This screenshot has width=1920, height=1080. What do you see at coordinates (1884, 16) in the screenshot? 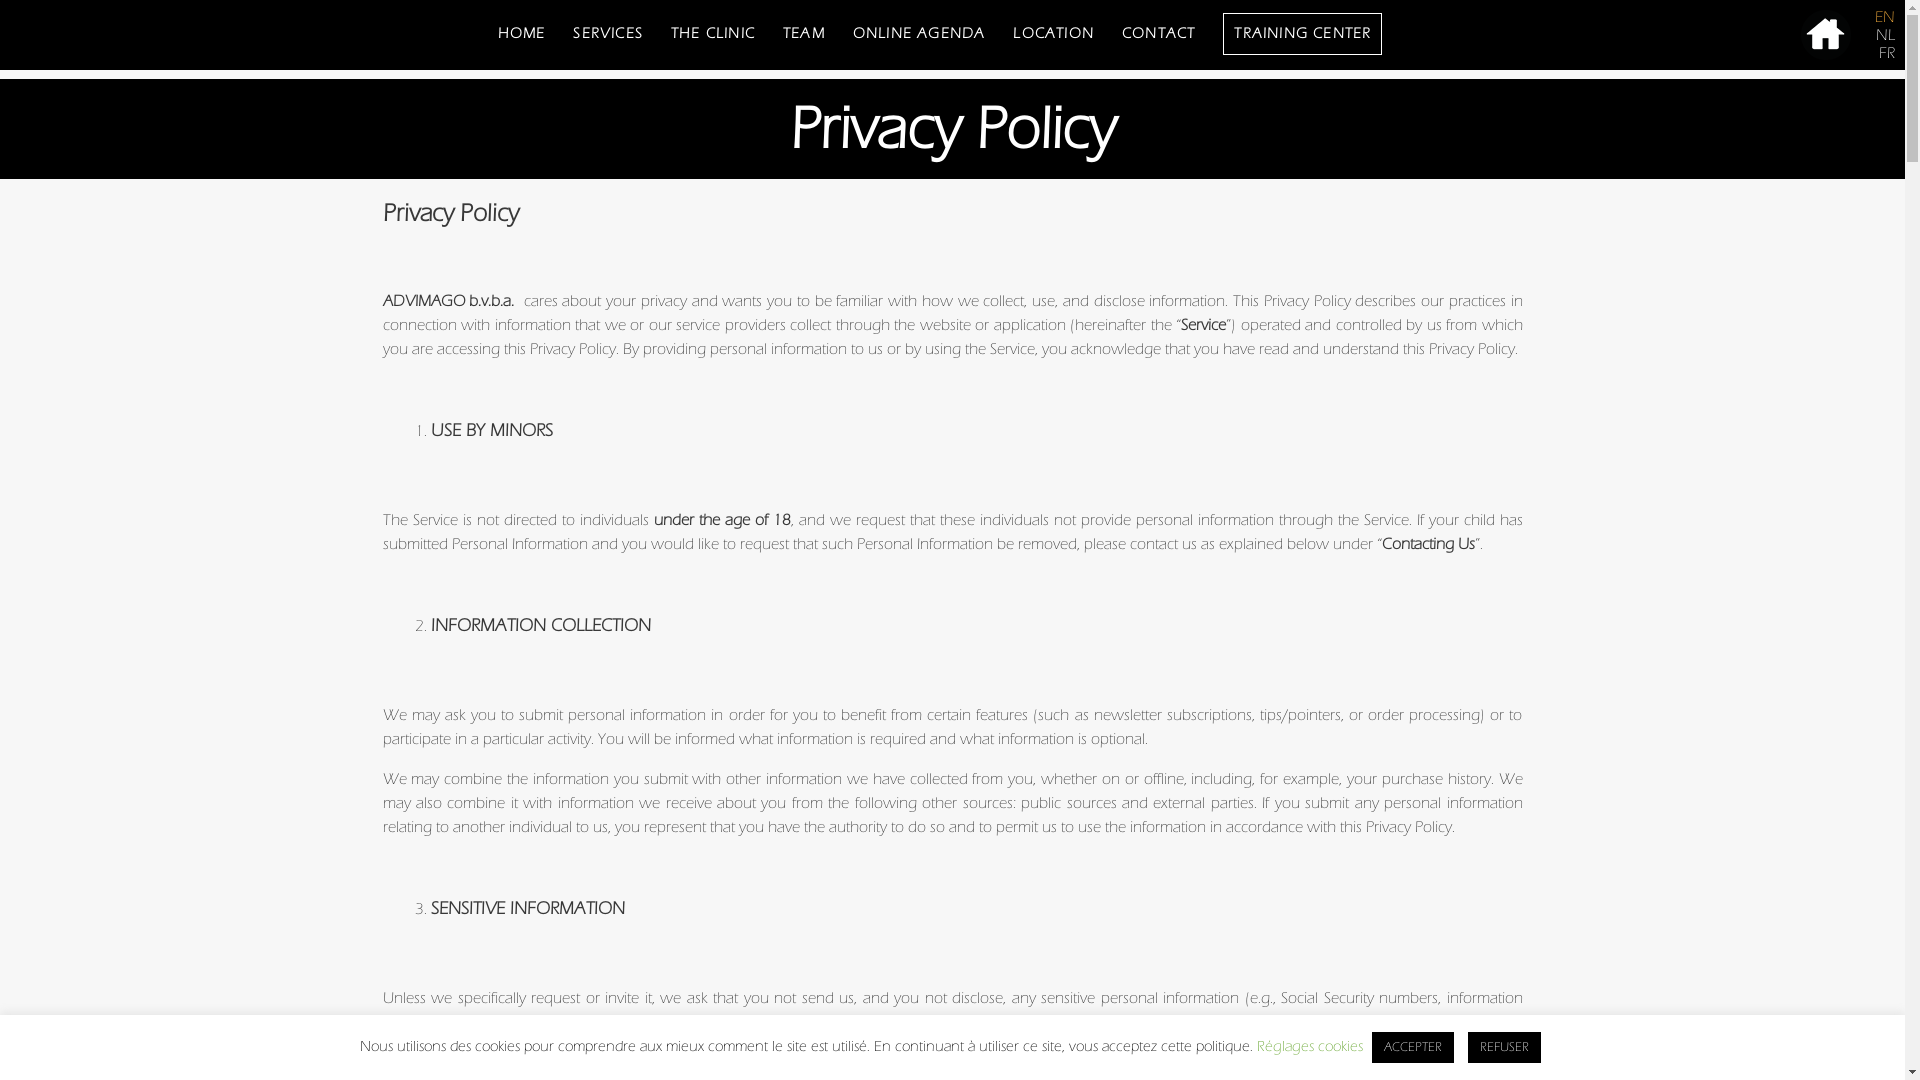
I see `'EN'` at bounding box center [1884, 16].